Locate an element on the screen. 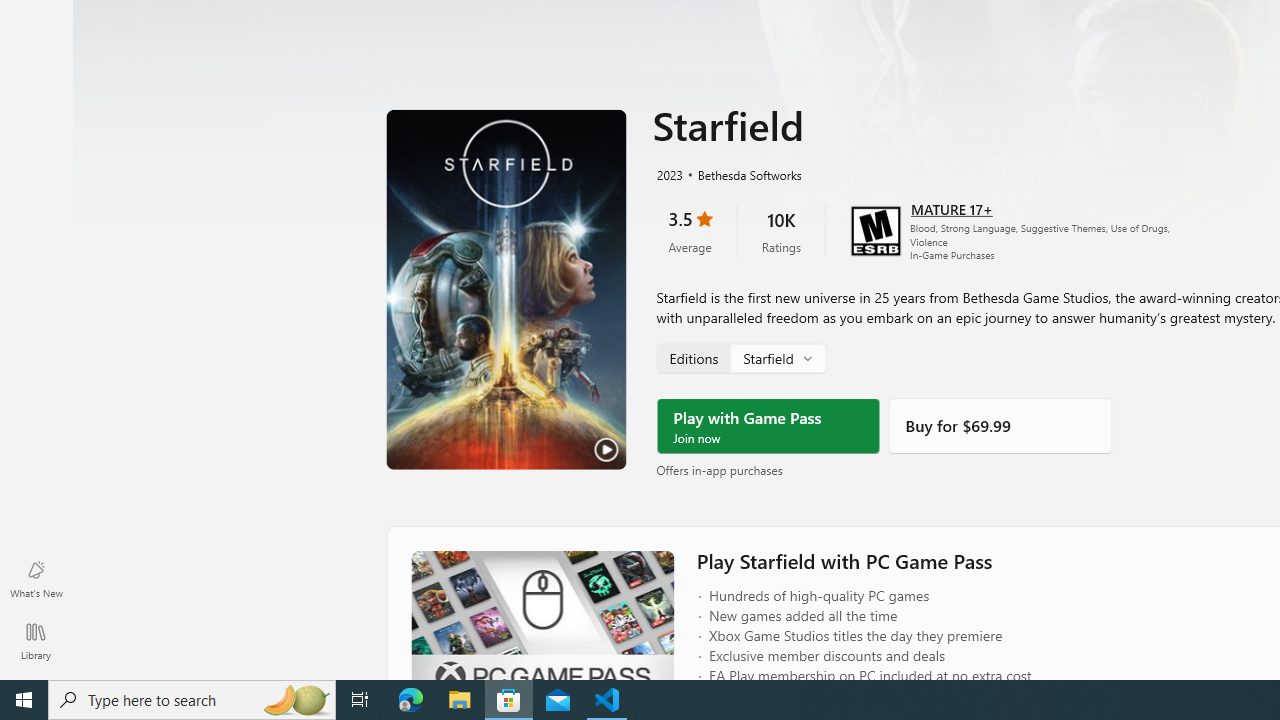  'What' is located at coordinates (35, 578).